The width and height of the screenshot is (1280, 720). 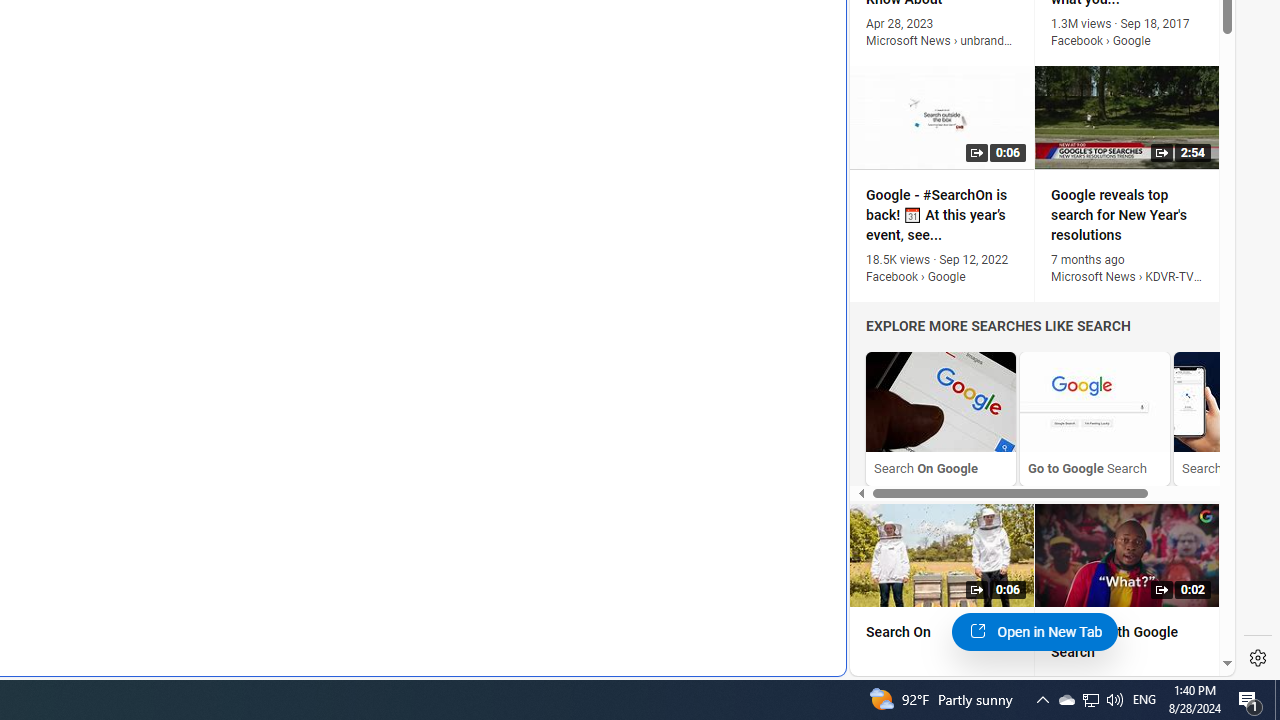 I want to click on 'Search On Google', so click(x=940, y=417).